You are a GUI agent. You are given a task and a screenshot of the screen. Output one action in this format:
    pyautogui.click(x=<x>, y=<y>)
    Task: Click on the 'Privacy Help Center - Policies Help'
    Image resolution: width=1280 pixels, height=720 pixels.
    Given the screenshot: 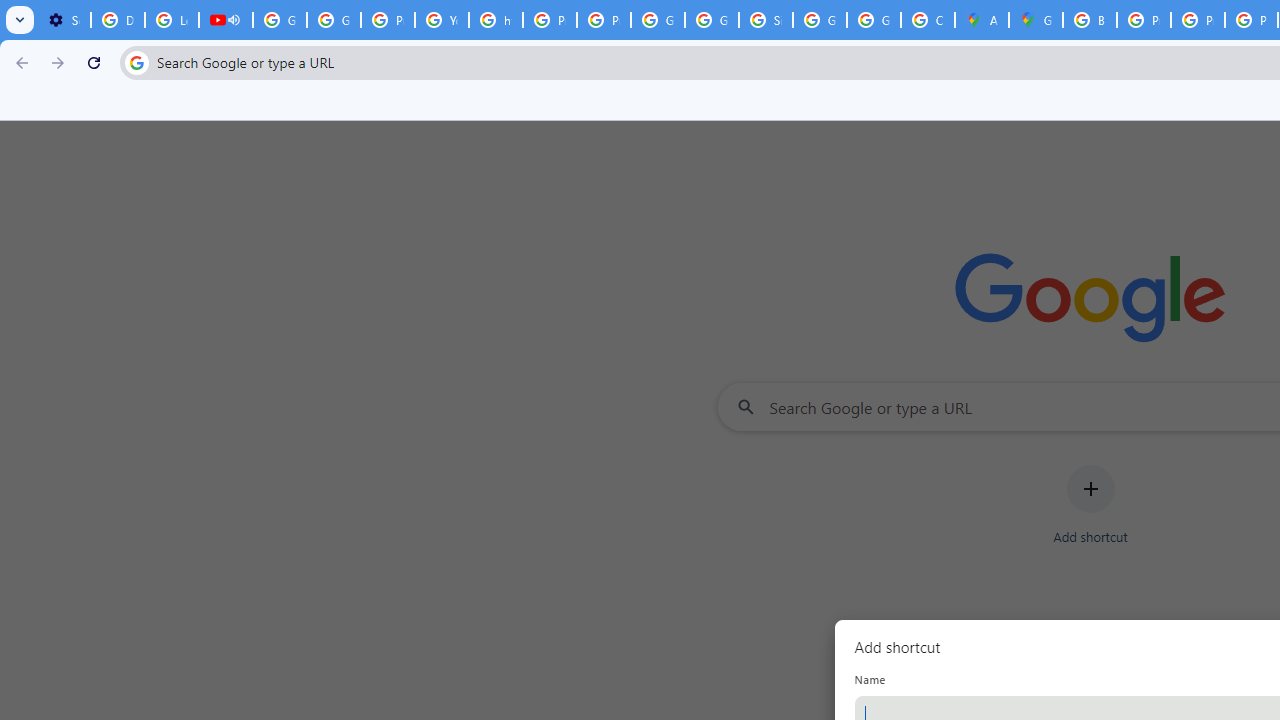 What is the action you would take?
    pyautogui.click(x=1144, y=20)
    